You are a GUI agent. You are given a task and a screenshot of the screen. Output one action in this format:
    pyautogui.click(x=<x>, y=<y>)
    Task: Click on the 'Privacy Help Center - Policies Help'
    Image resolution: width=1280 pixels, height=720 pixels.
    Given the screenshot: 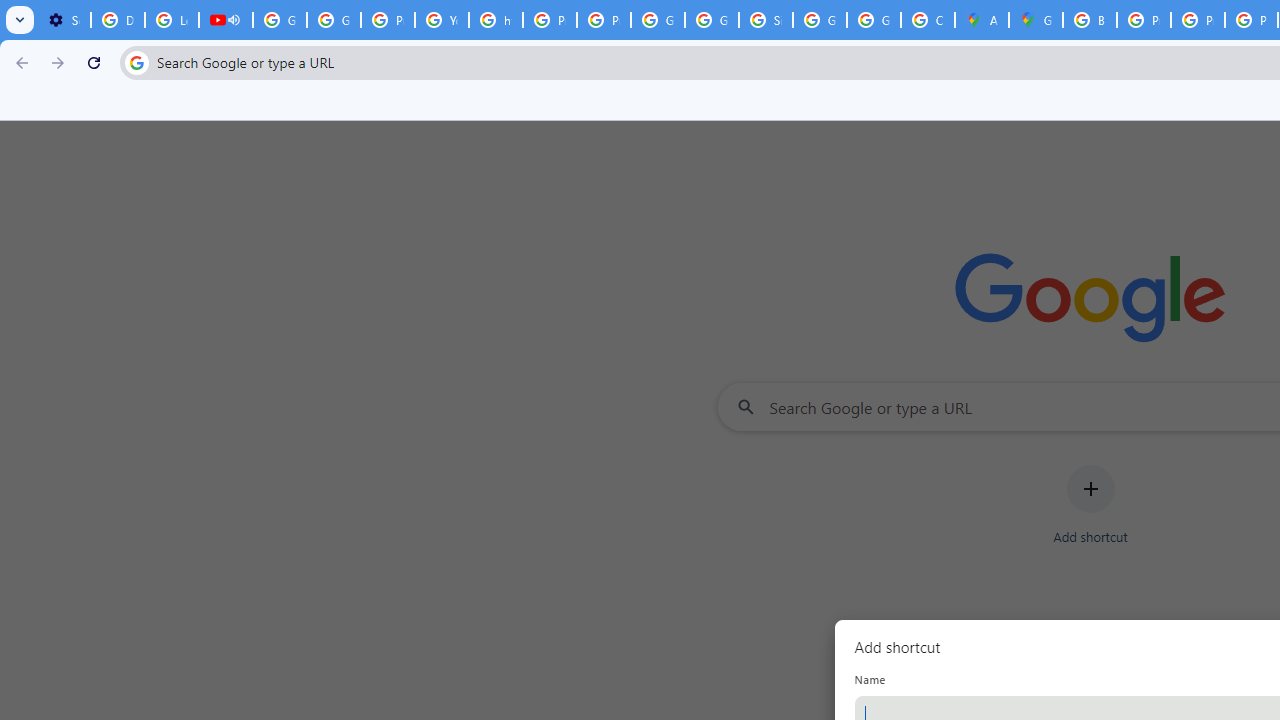 What is the action you would take?
    pyautogui.click(x=1144, y=20)
    